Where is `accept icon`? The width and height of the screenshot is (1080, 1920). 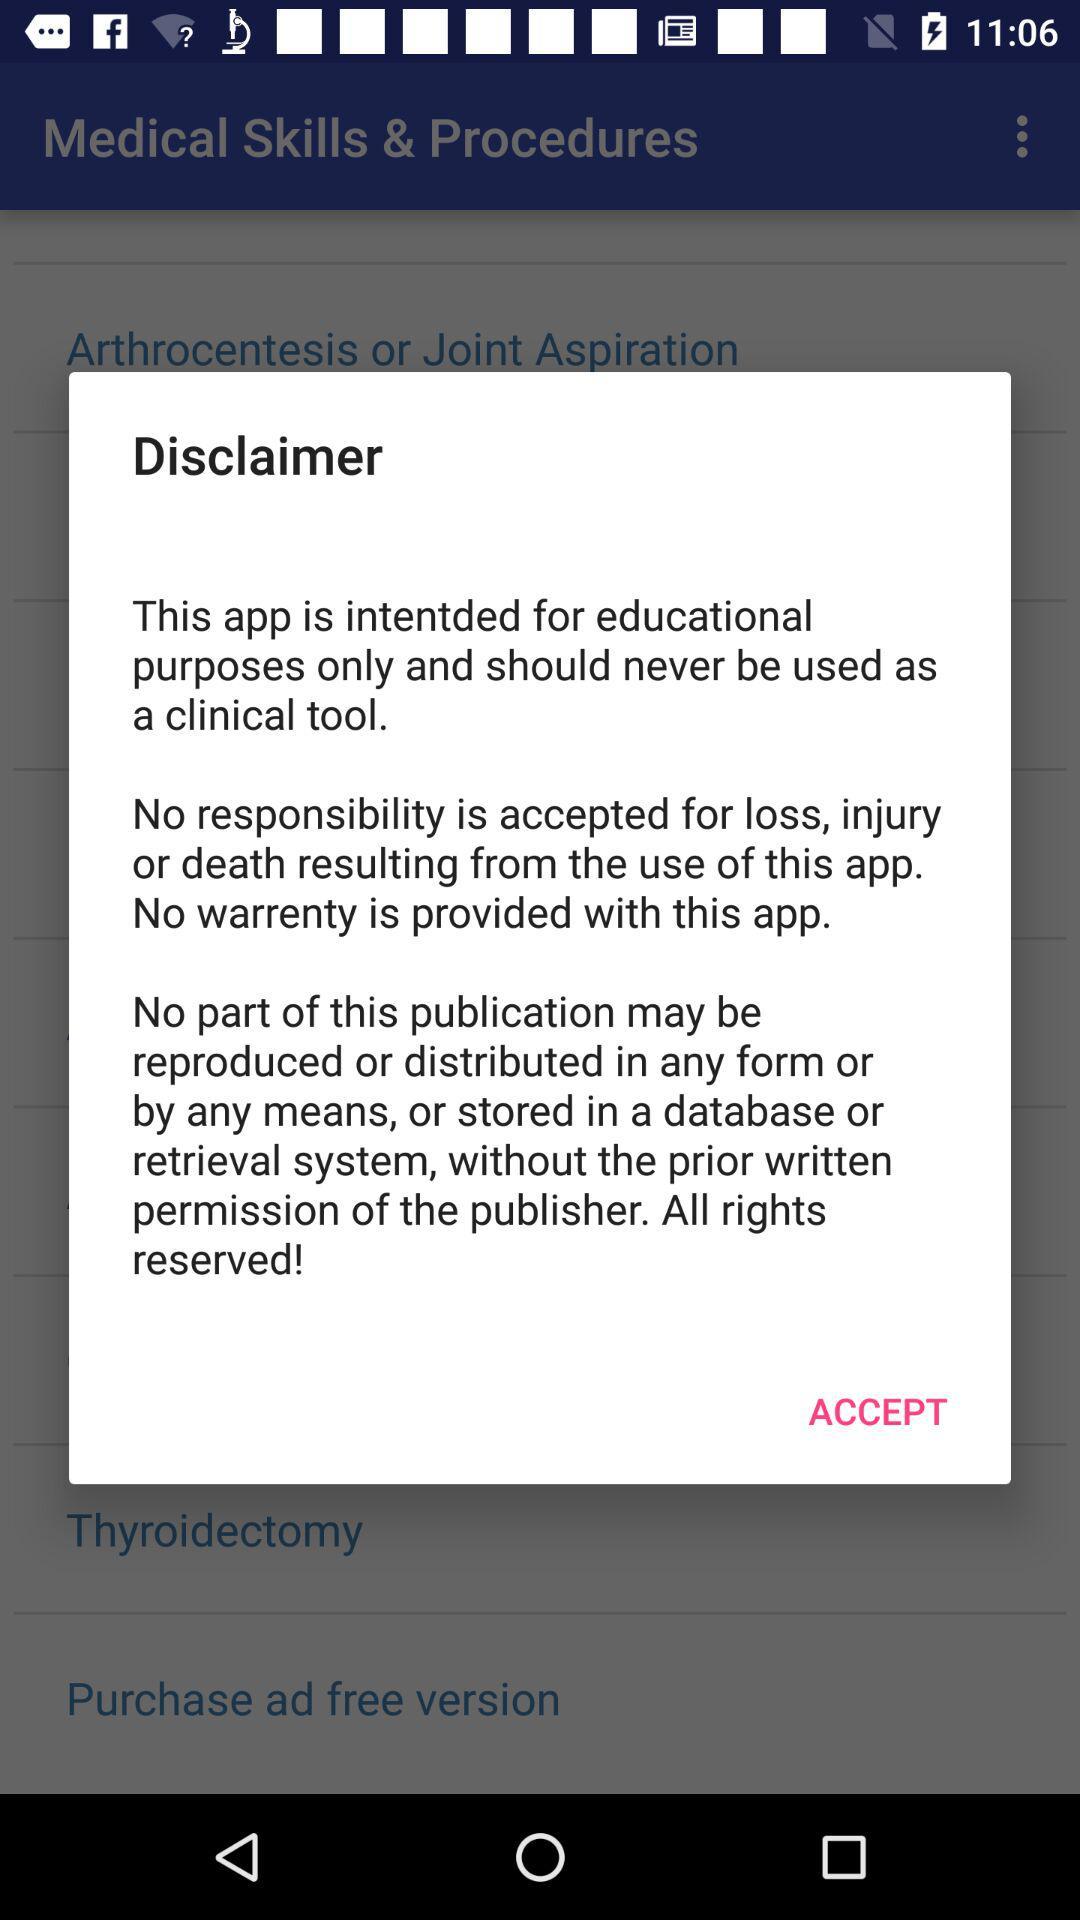
accept icon is located at coordinates (877, 1409).